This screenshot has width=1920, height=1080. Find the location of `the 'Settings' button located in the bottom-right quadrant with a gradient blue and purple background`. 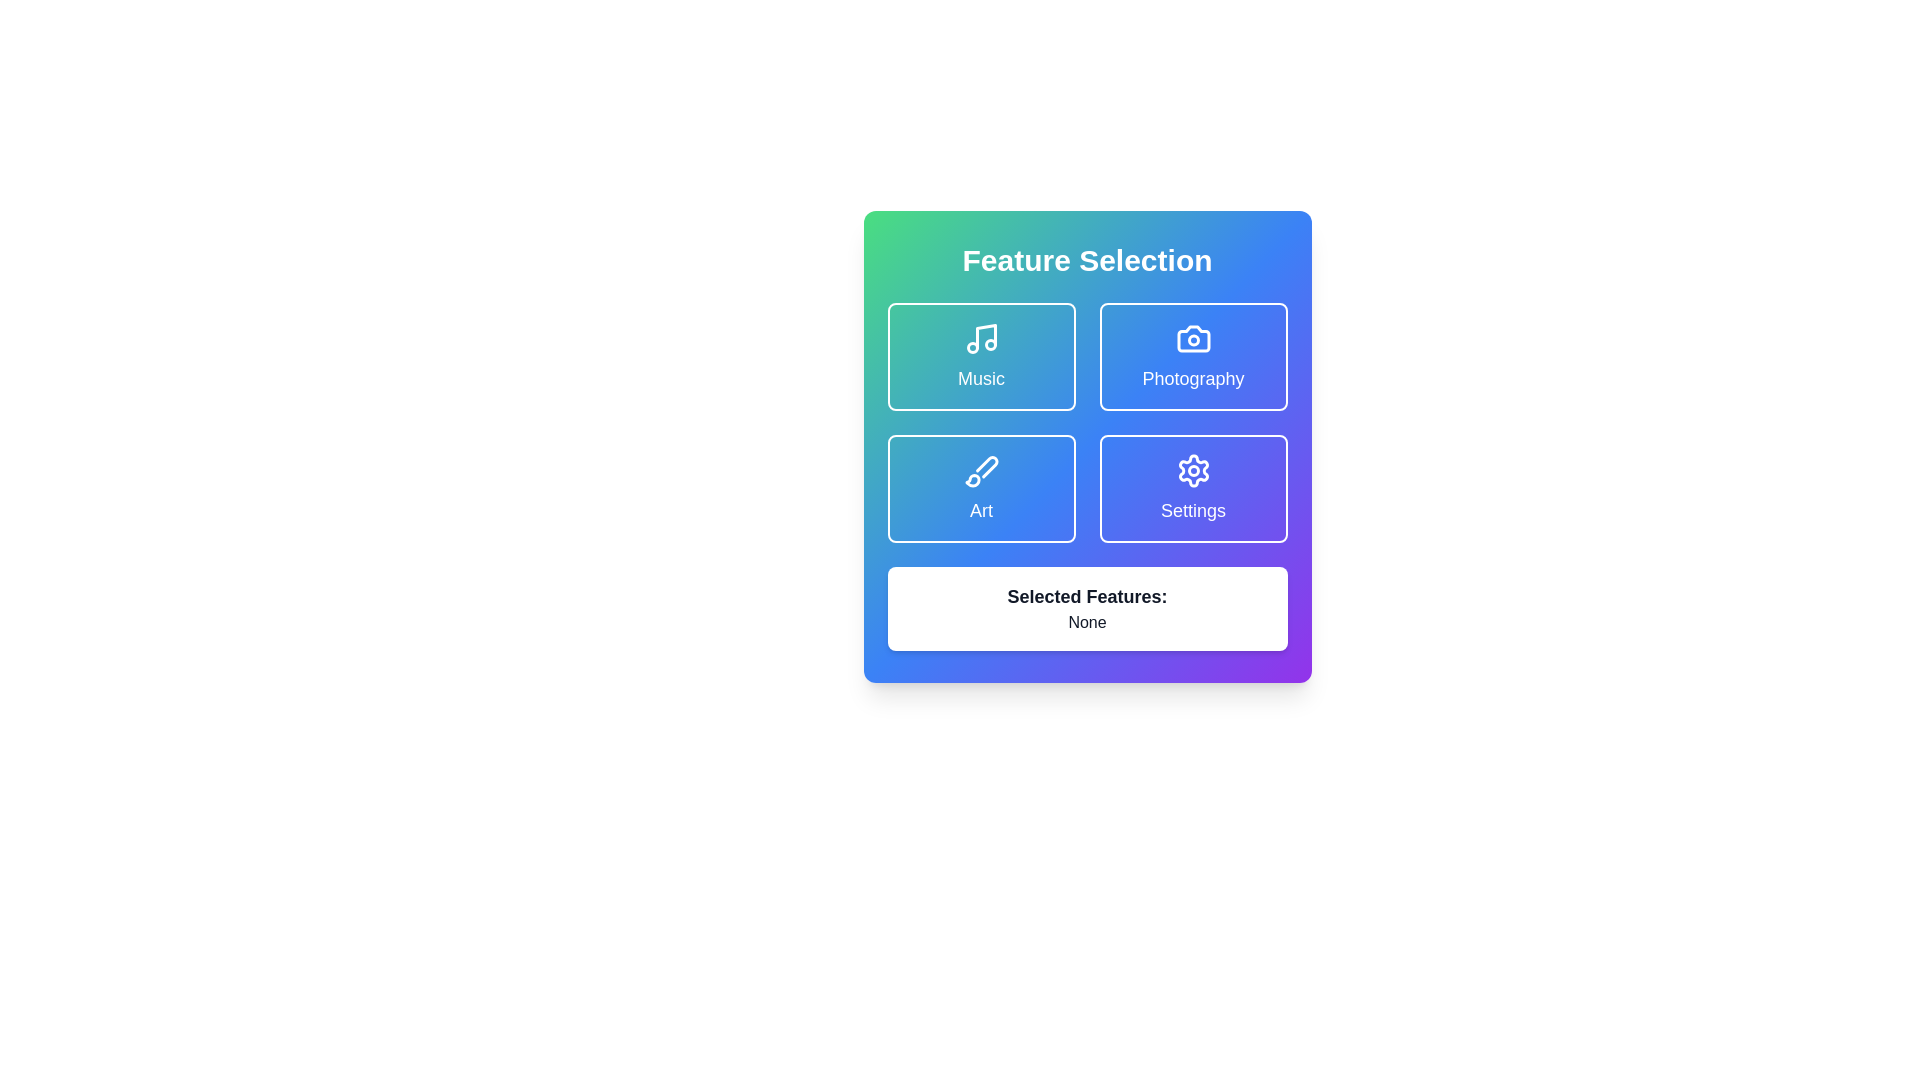

the 'Settings' button located in the bottom-right quadrant with a gradient blue and purple background is located at coordinates (1193, 489).